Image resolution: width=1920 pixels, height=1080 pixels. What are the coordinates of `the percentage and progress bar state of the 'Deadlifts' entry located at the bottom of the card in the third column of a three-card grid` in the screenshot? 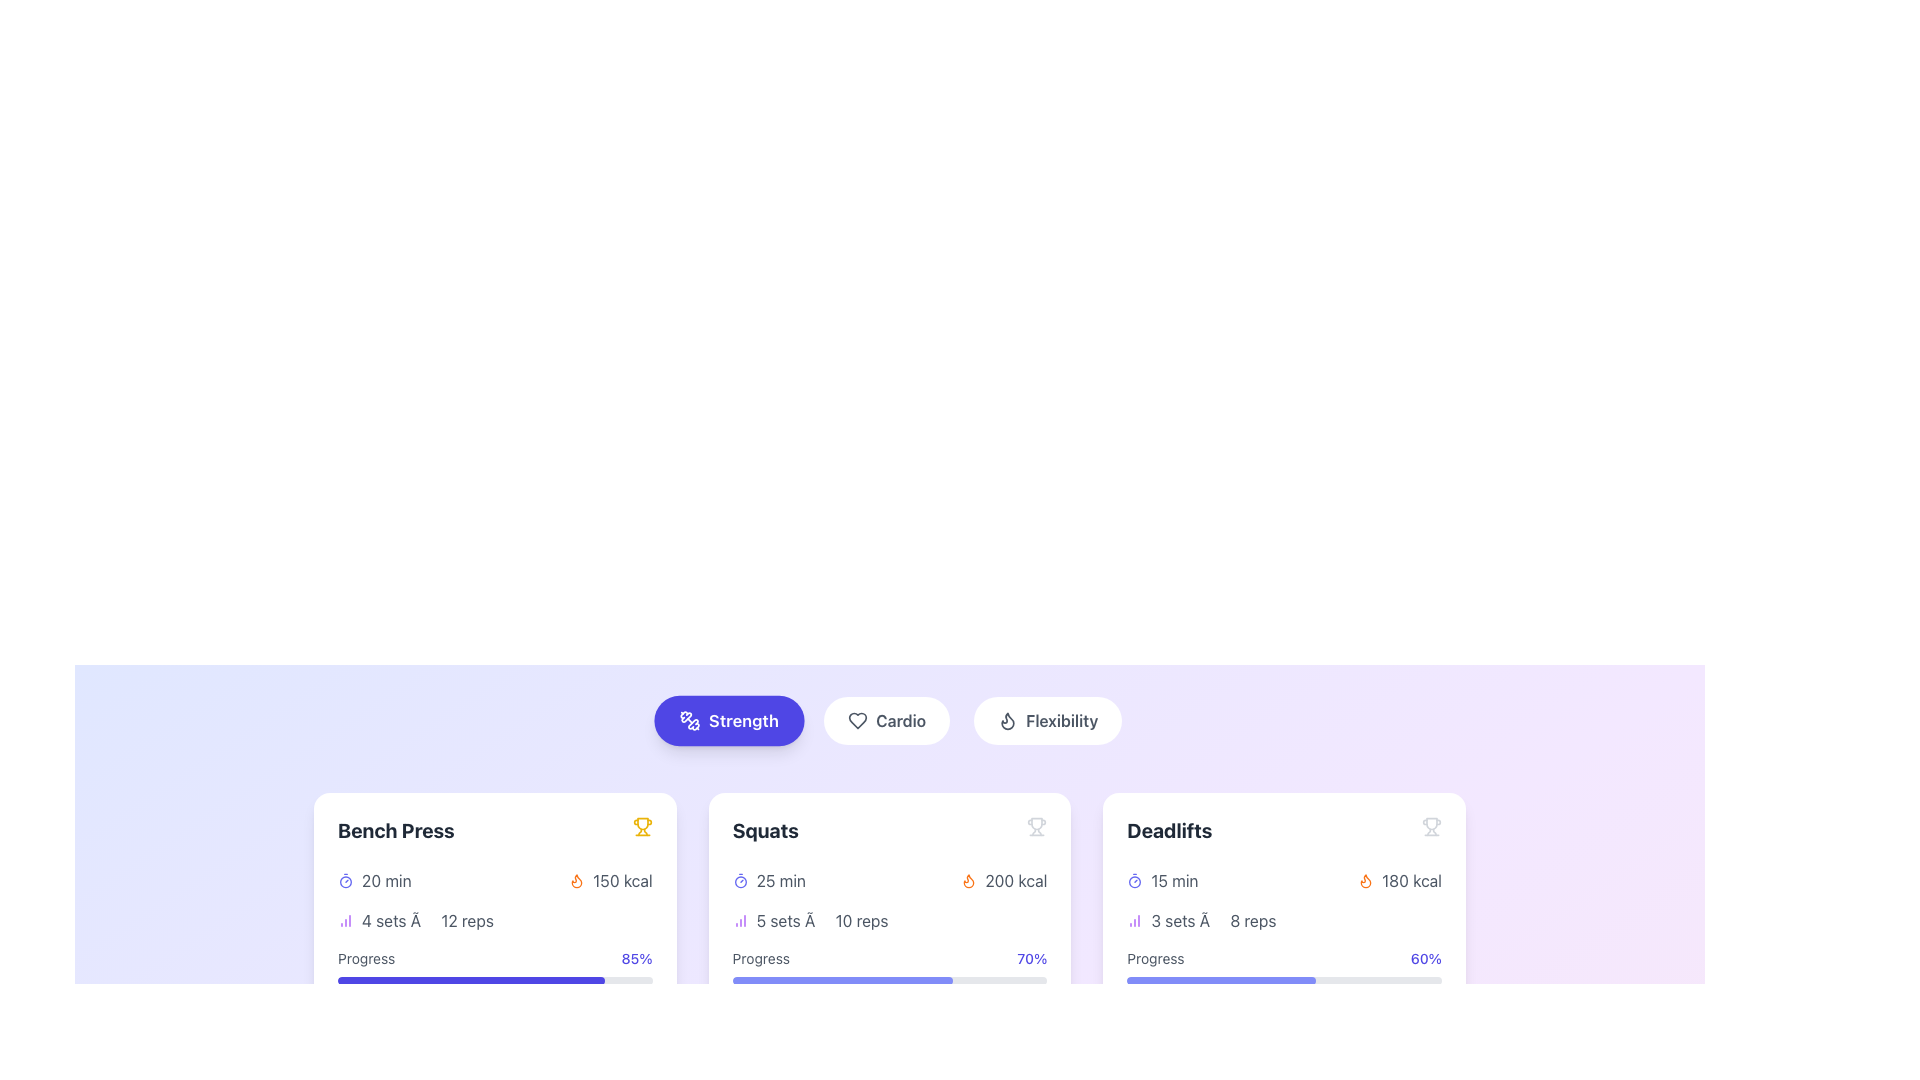 It's located at (1284, 966).